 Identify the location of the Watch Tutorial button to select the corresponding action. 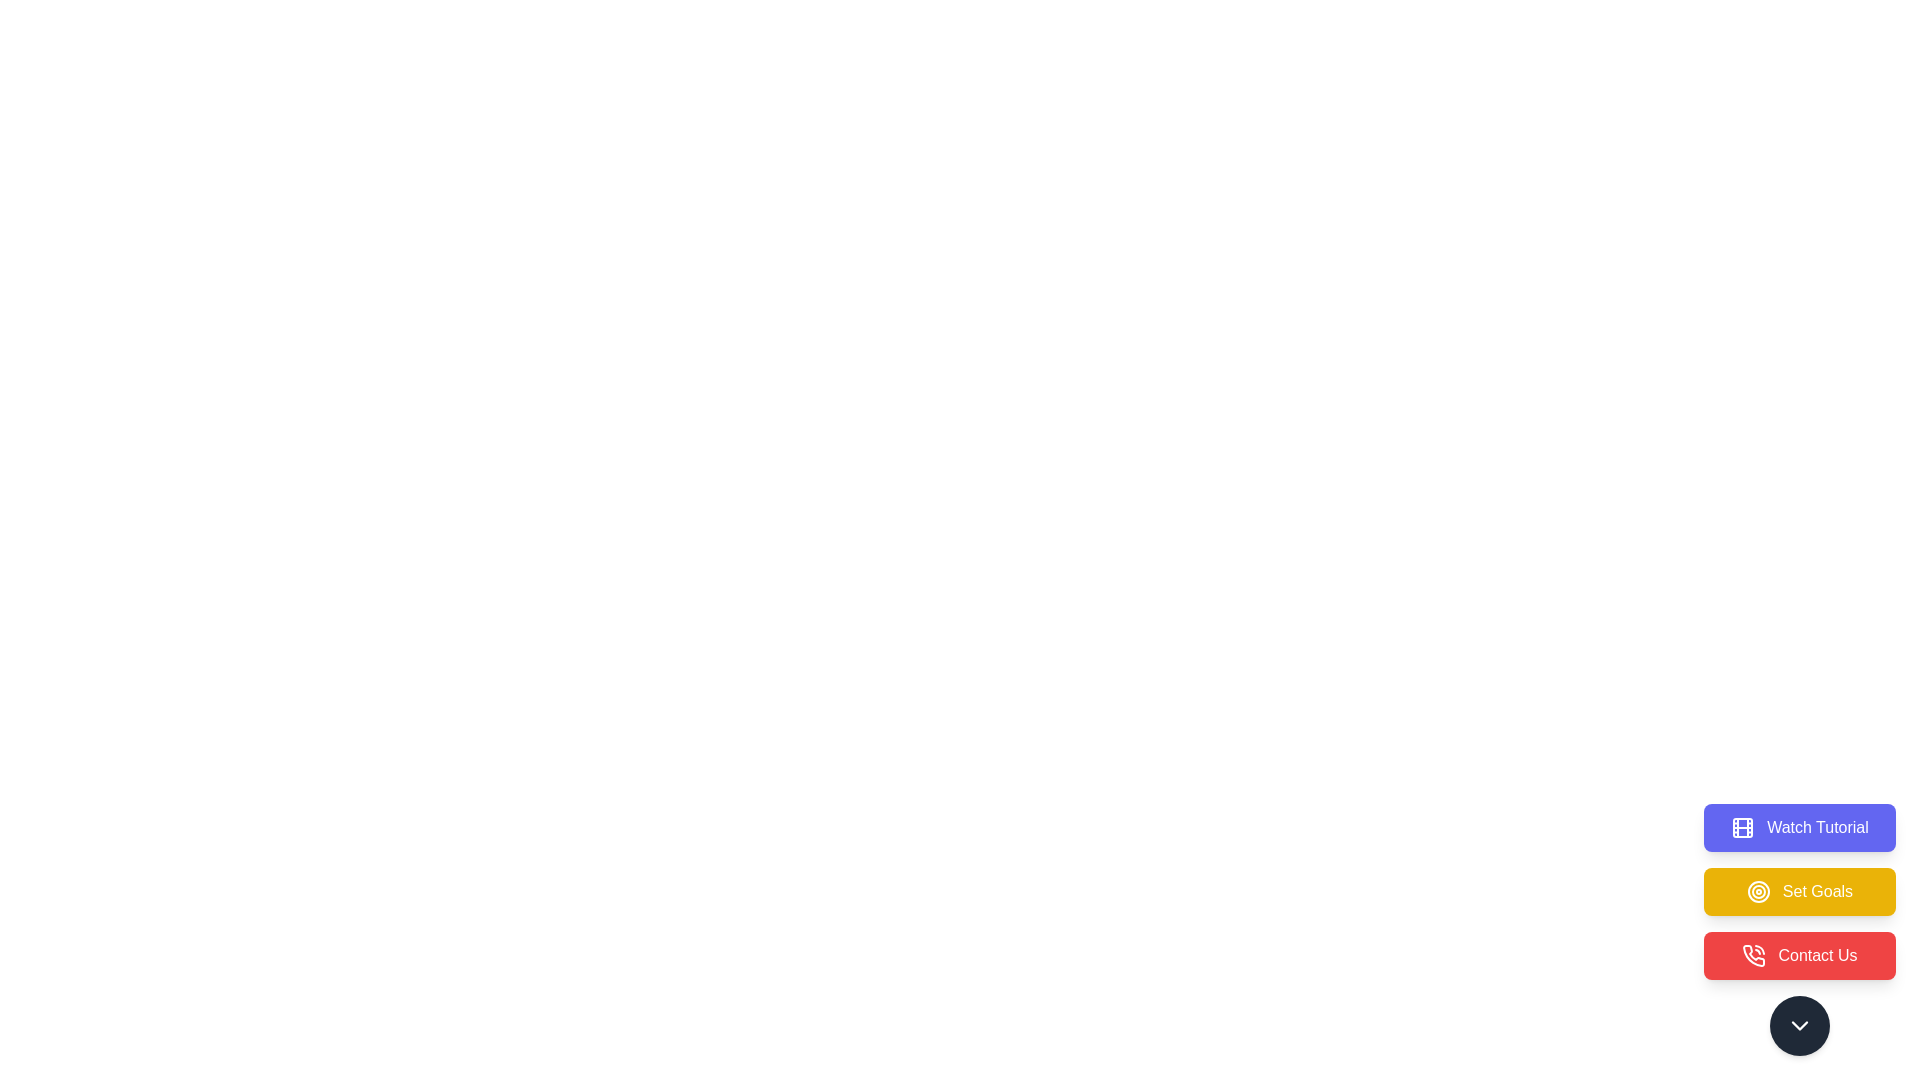
(1800, 828).